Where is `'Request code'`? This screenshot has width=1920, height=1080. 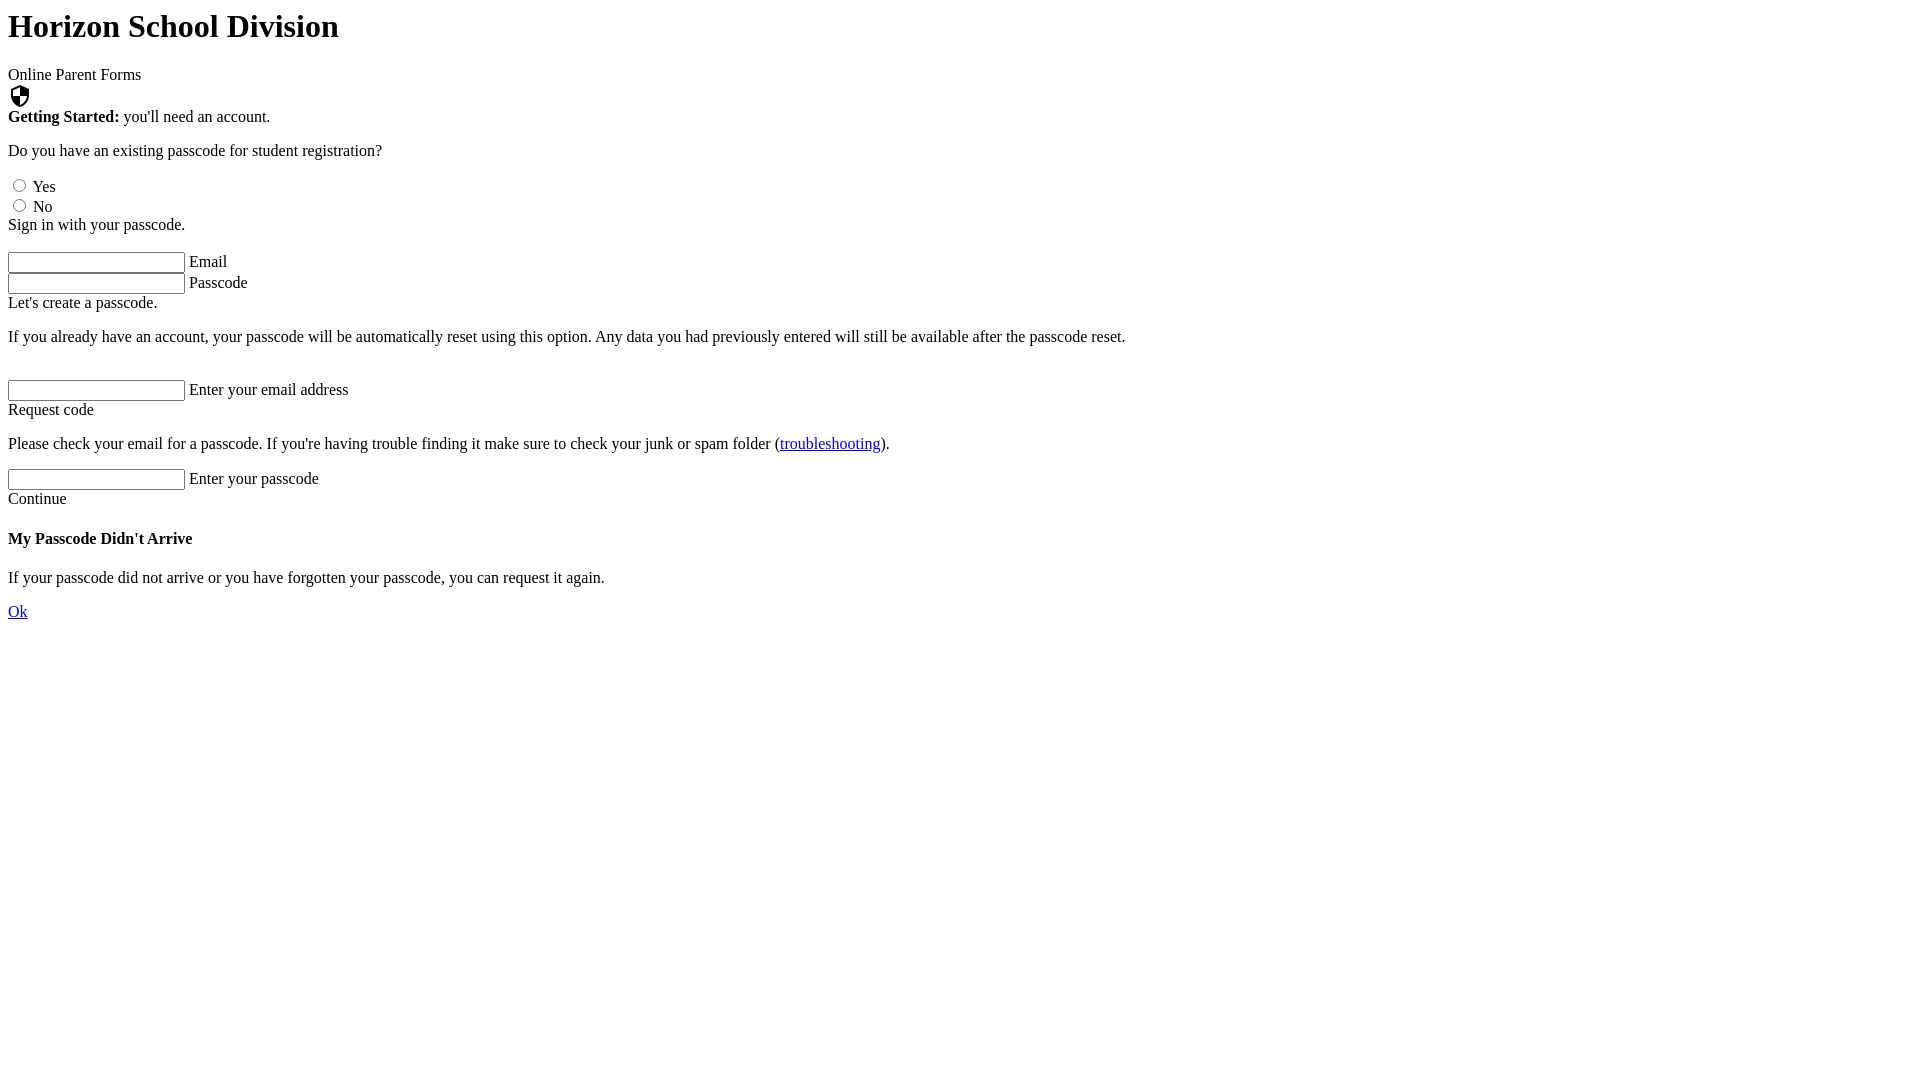 'Request code' is located at coordinates (51, 408).